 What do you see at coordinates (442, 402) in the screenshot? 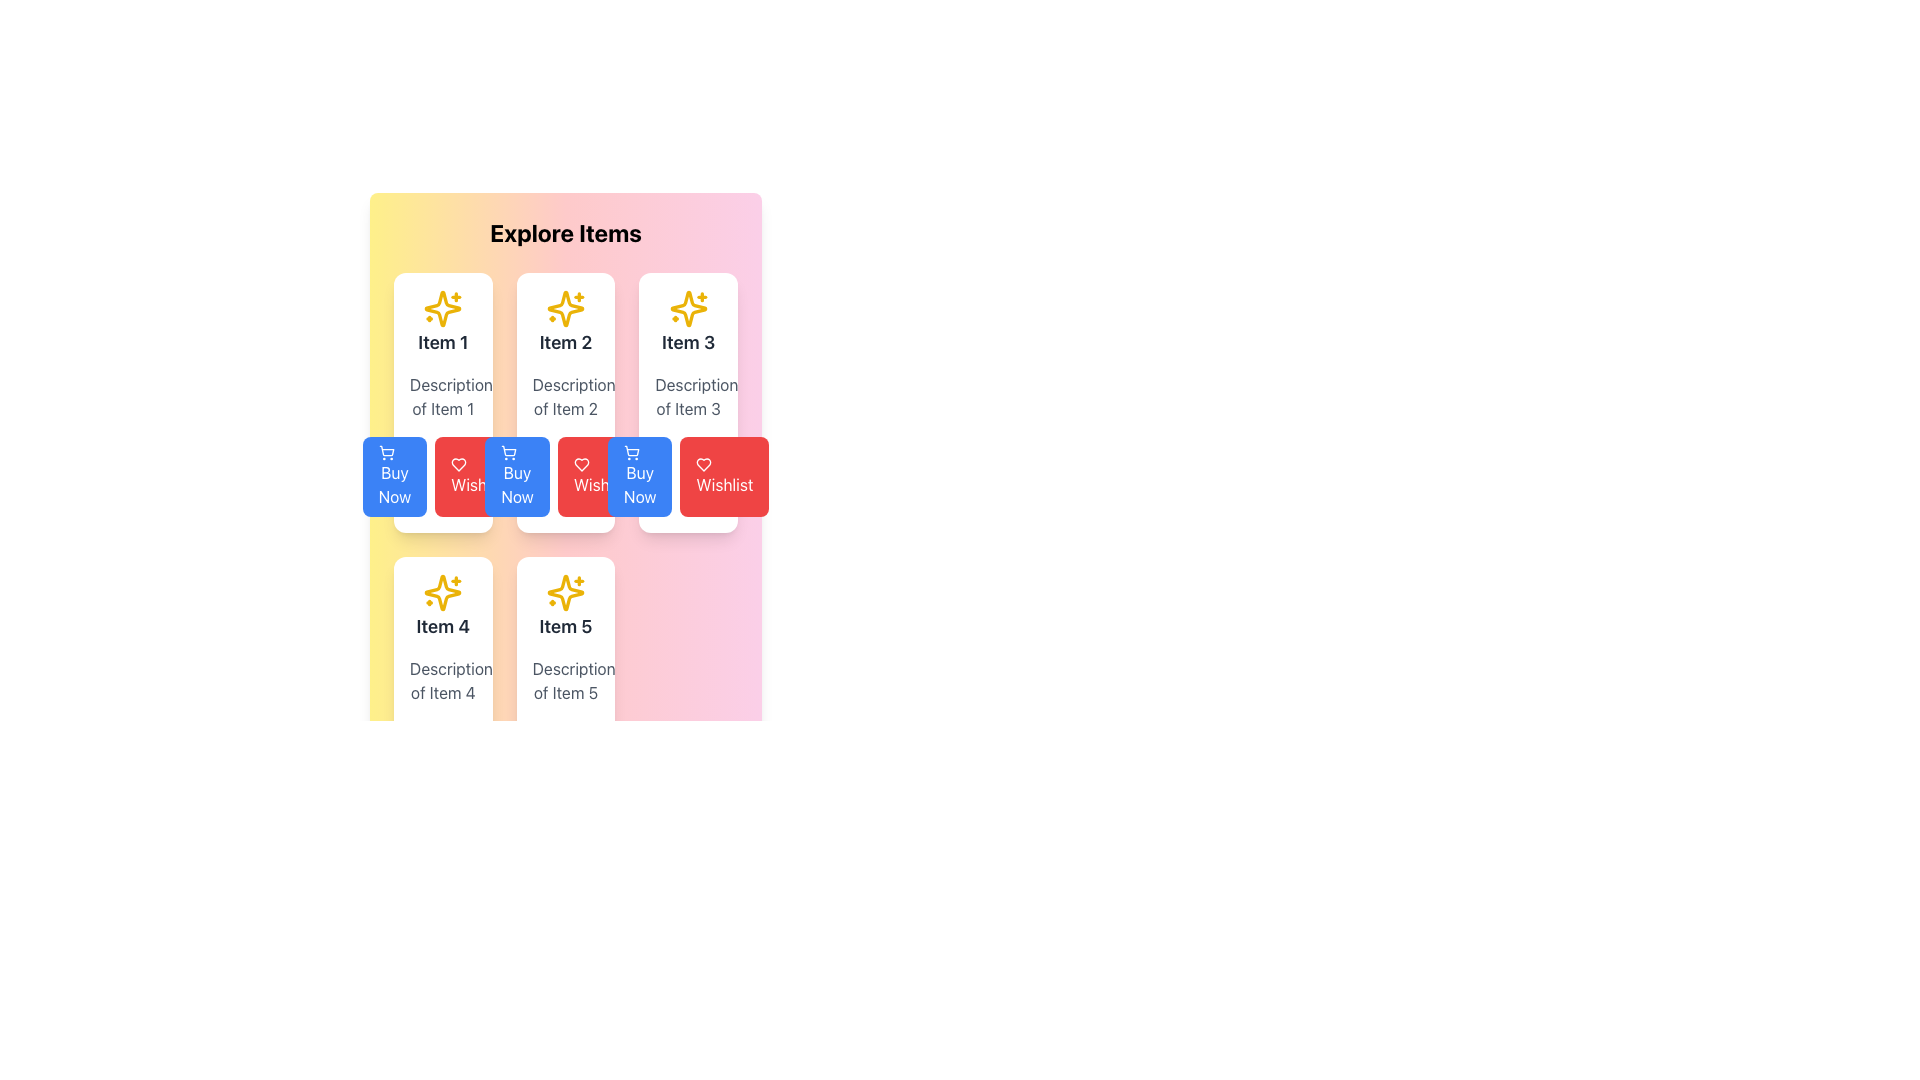
I see `the first item card in the catalog grid` at bounding box center [442, 402].